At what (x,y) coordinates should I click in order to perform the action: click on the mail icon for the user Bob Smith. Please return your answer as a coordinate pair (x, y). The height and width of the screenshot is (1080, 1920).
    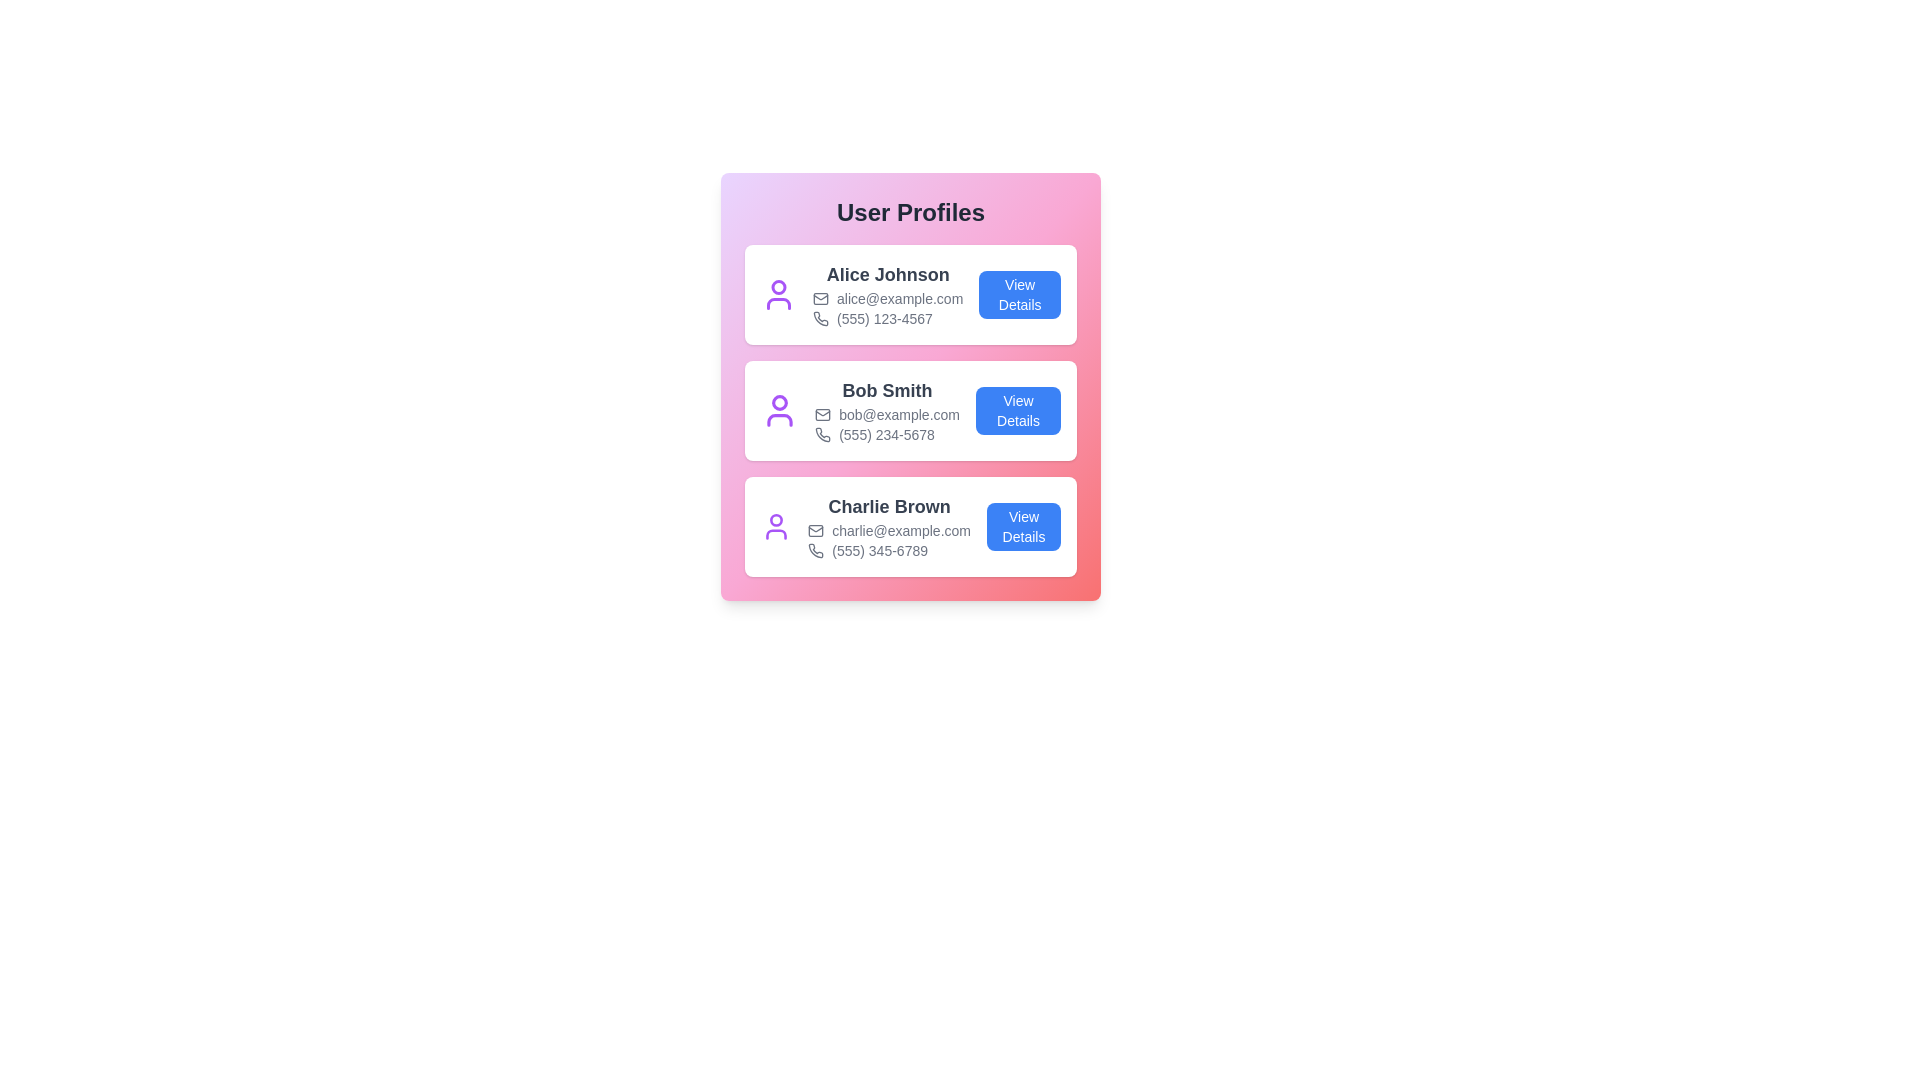
    Looking at the image, I should click on (822, 414).